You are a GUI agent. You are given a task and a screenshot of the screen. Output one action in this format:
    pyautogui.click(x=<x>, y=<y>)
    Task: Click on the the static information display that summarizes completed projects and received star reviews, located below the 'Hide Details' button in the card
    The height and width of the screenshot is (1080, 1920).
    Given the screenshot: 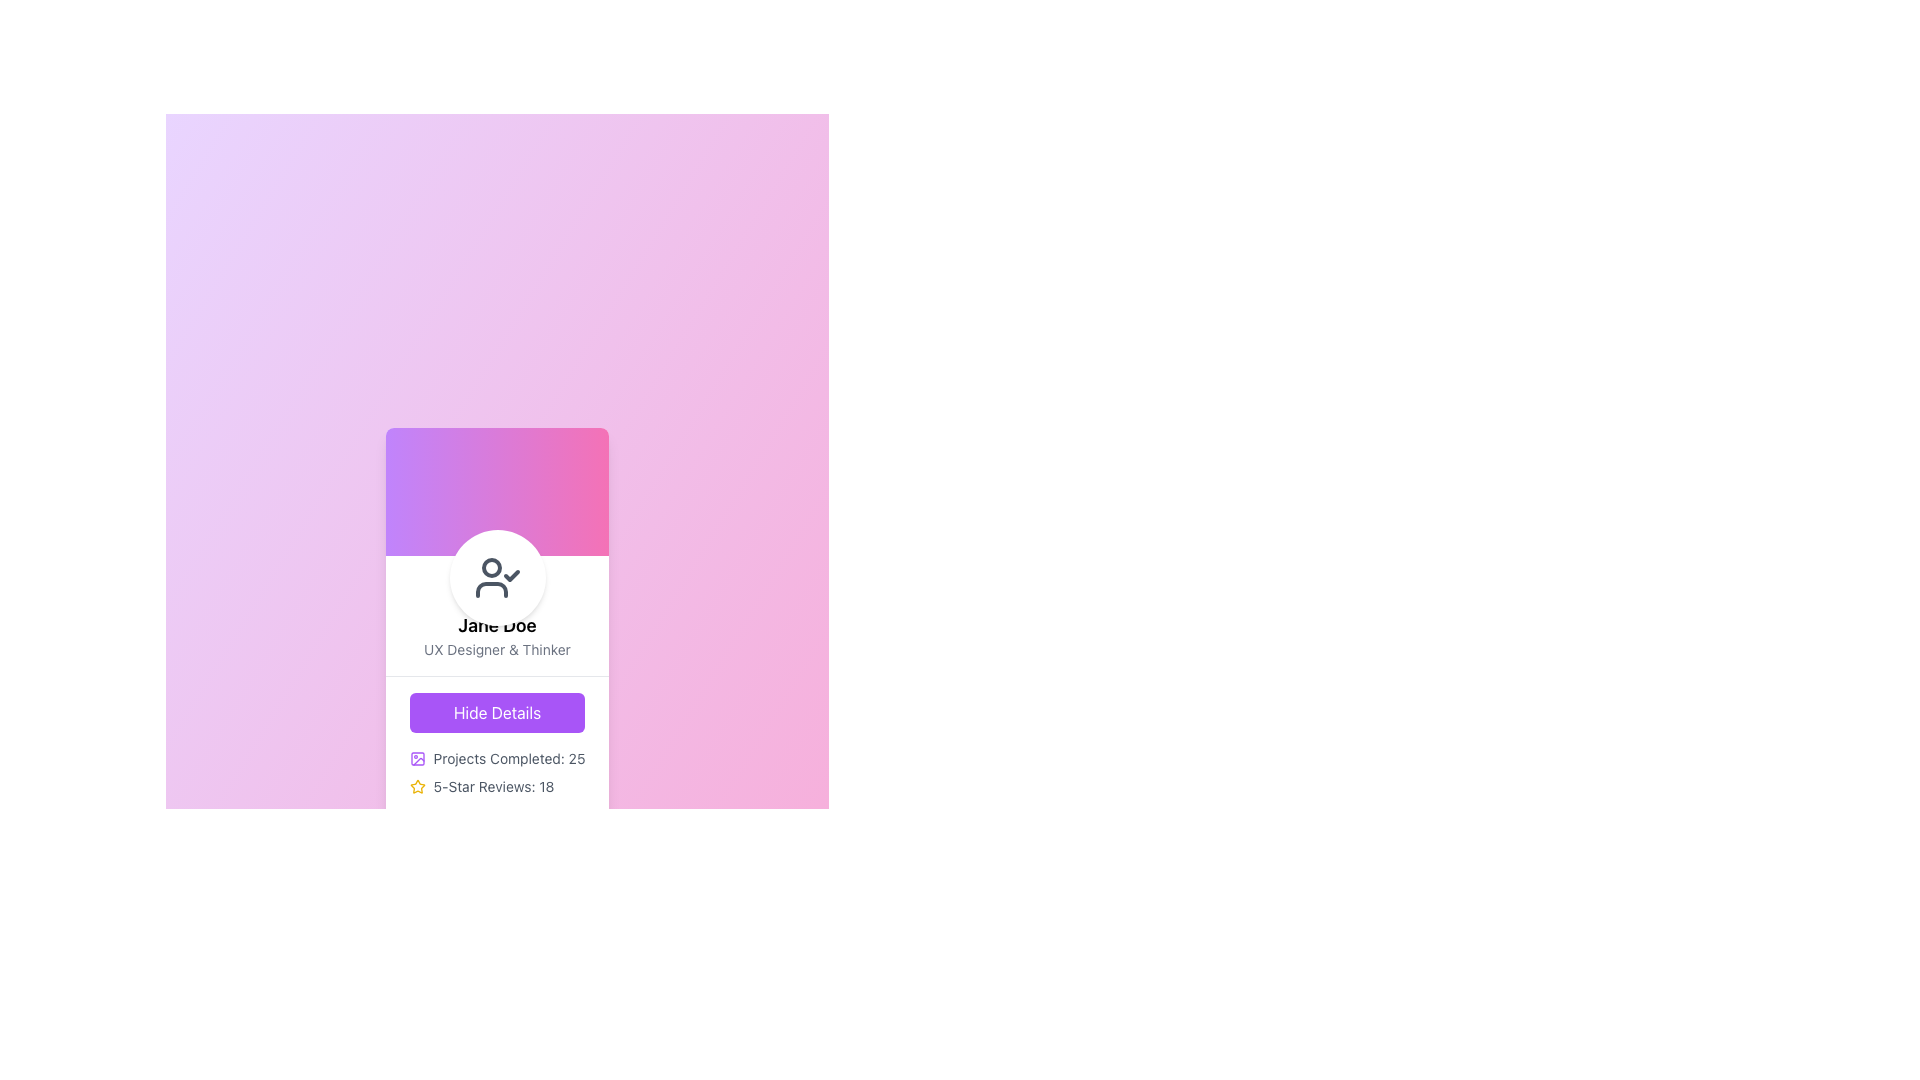 What is the action you would take?
    pyautogui.click(x=497, y=771)
    